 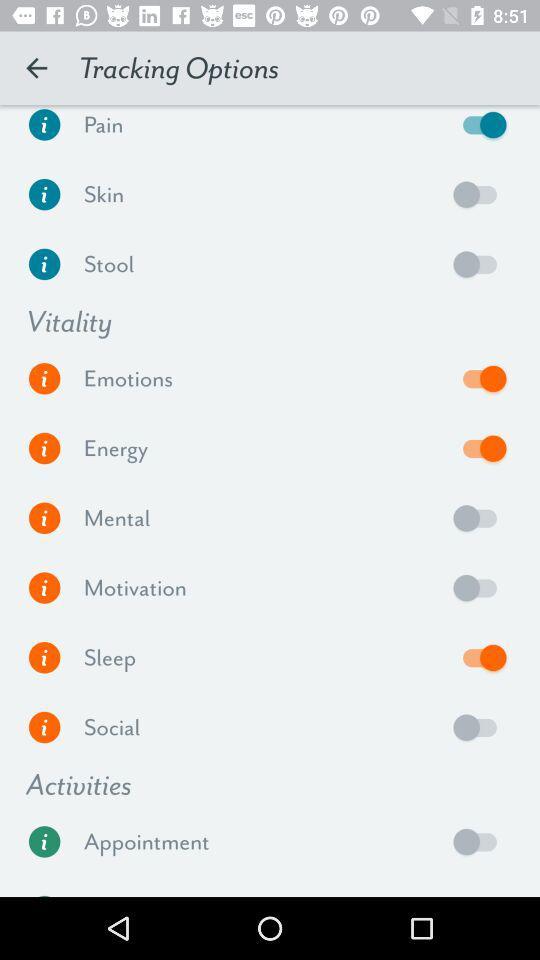 I want to click on enable button, so click(x=479, y=517).